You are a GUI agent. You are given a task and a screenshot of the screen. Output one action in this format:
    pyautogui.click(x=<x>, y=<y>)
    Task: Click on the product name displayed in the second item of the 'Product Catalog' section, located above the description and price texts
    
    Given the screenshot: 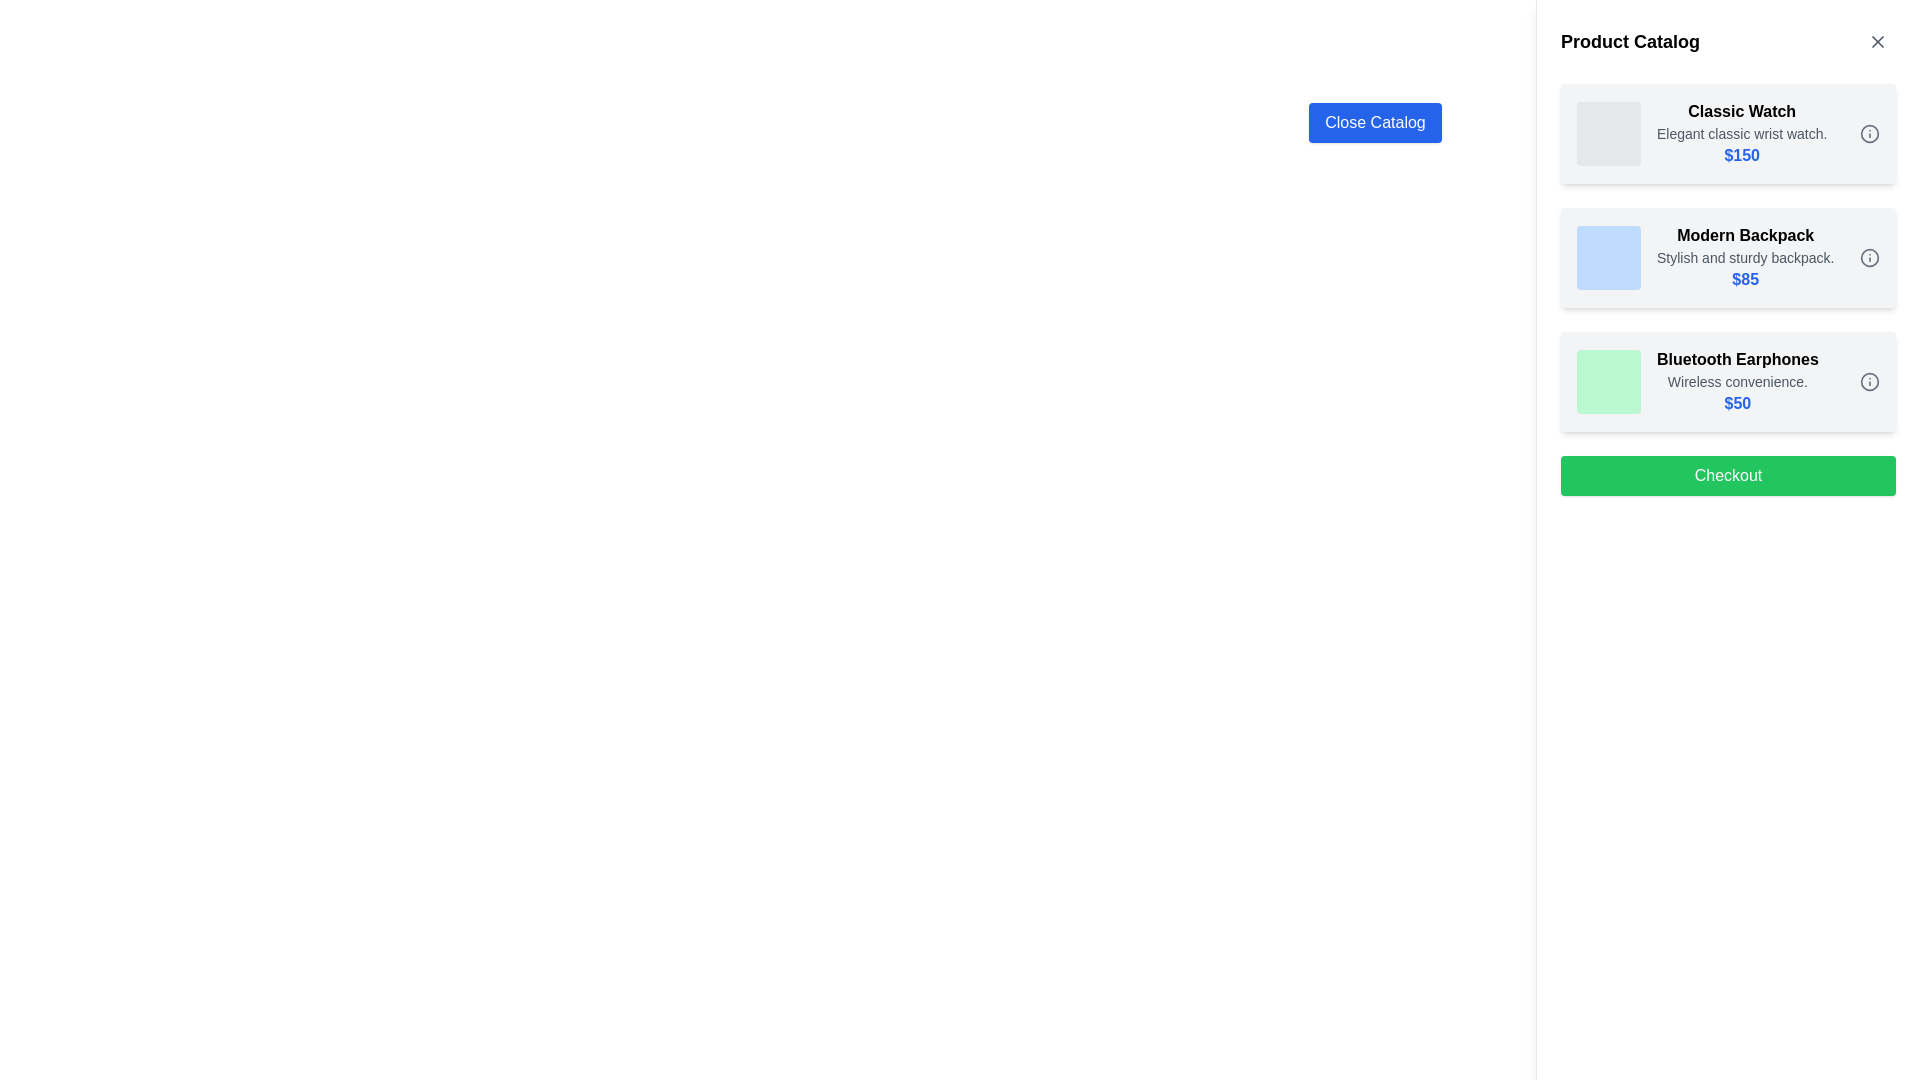 What is the action you would take?
    pyautogui.click(x=1744, y=234)
    